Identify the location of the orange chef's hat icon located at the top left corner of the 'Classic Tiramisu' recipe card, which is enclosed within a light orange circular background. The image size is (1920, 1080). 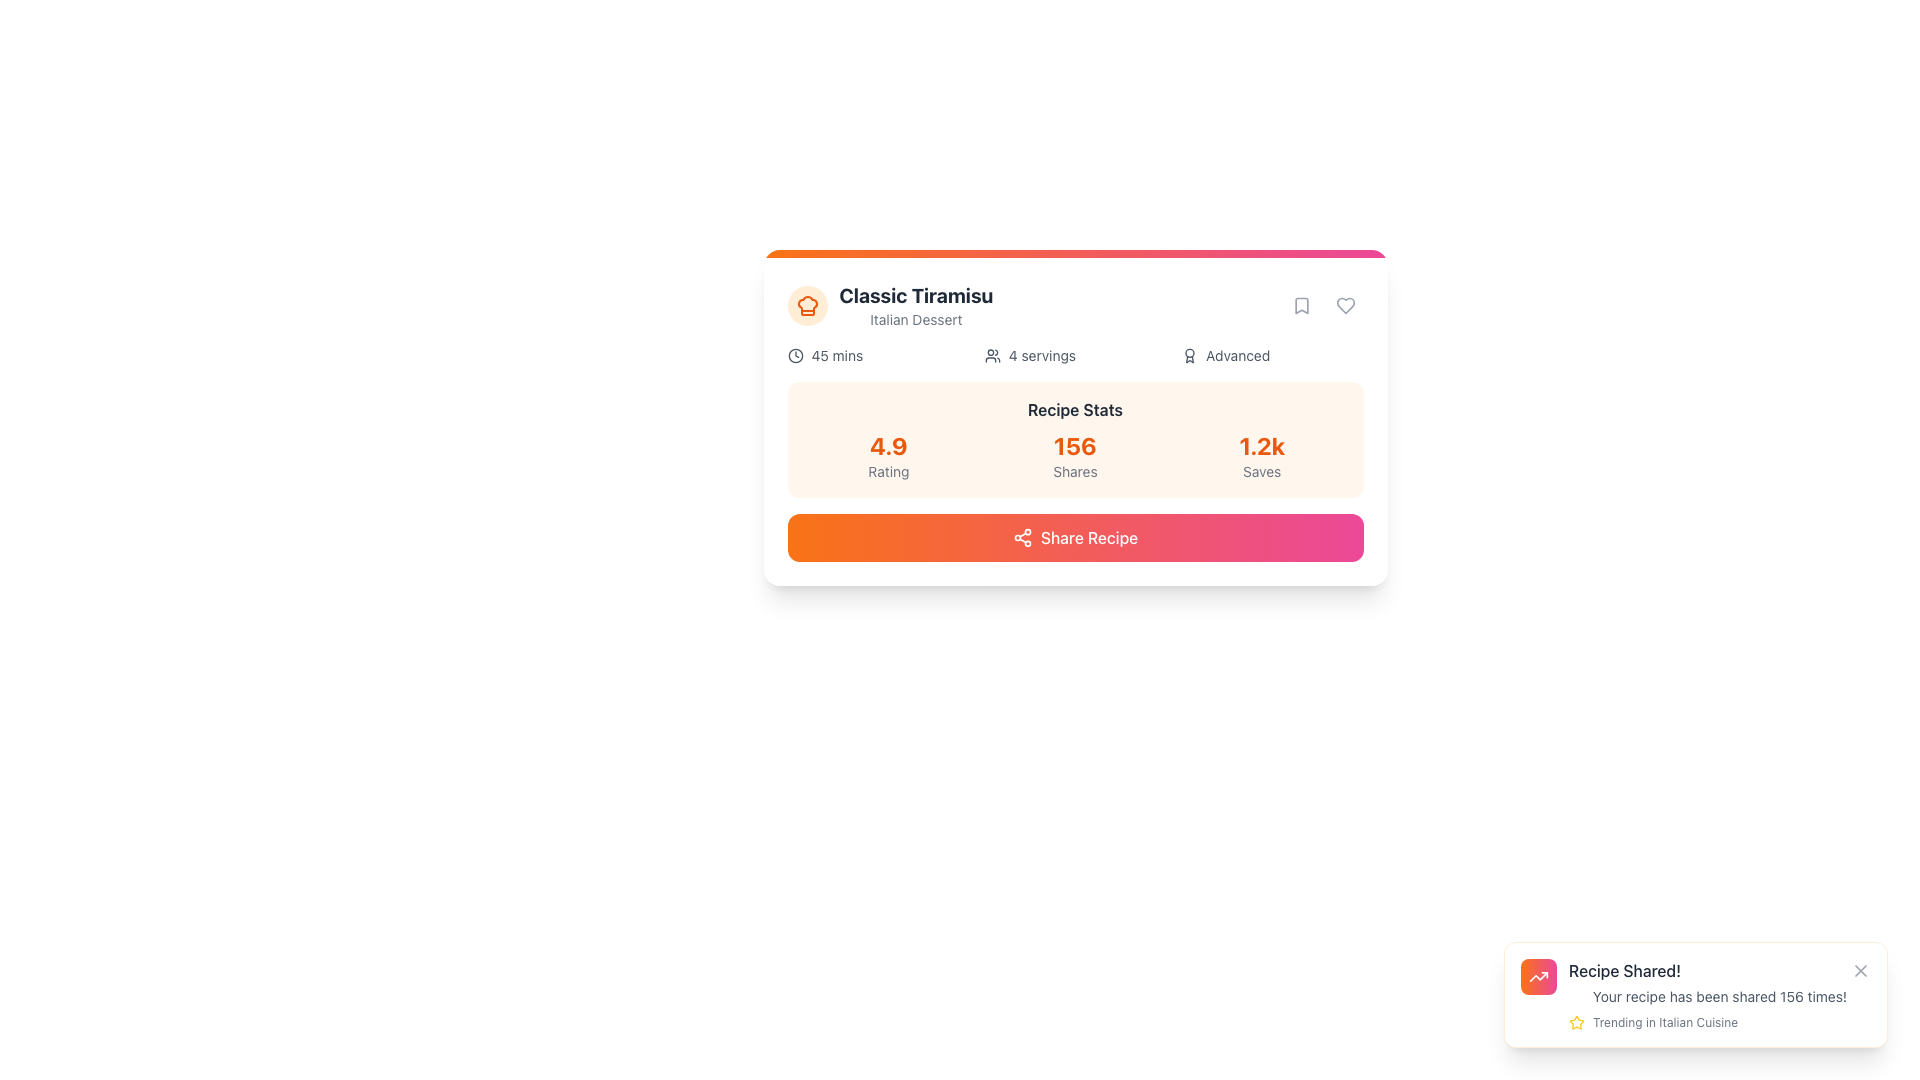
(807, 305).